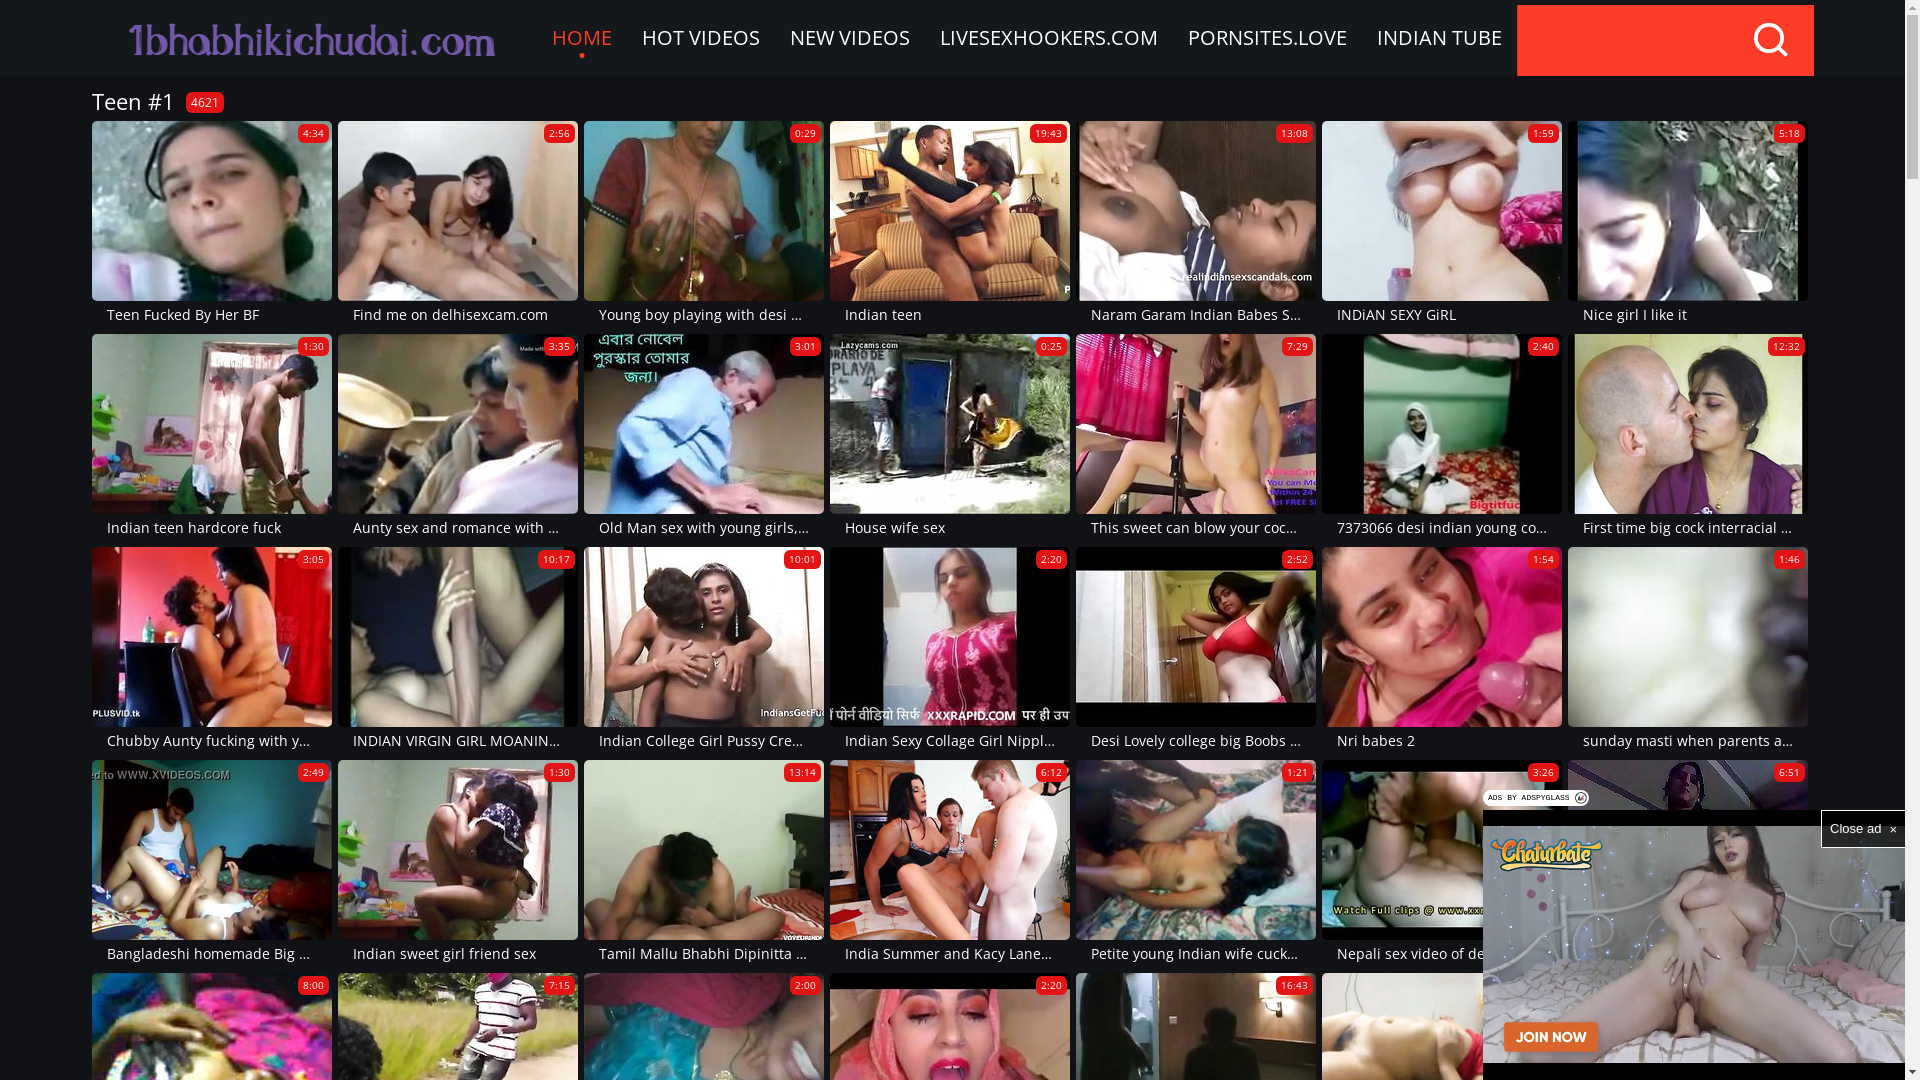 This screenshot has height=1080, width=1920. What do you see at coordinates (830, 650) in the screenshot?
I see `'2:20` at bounding box center [830, 650].